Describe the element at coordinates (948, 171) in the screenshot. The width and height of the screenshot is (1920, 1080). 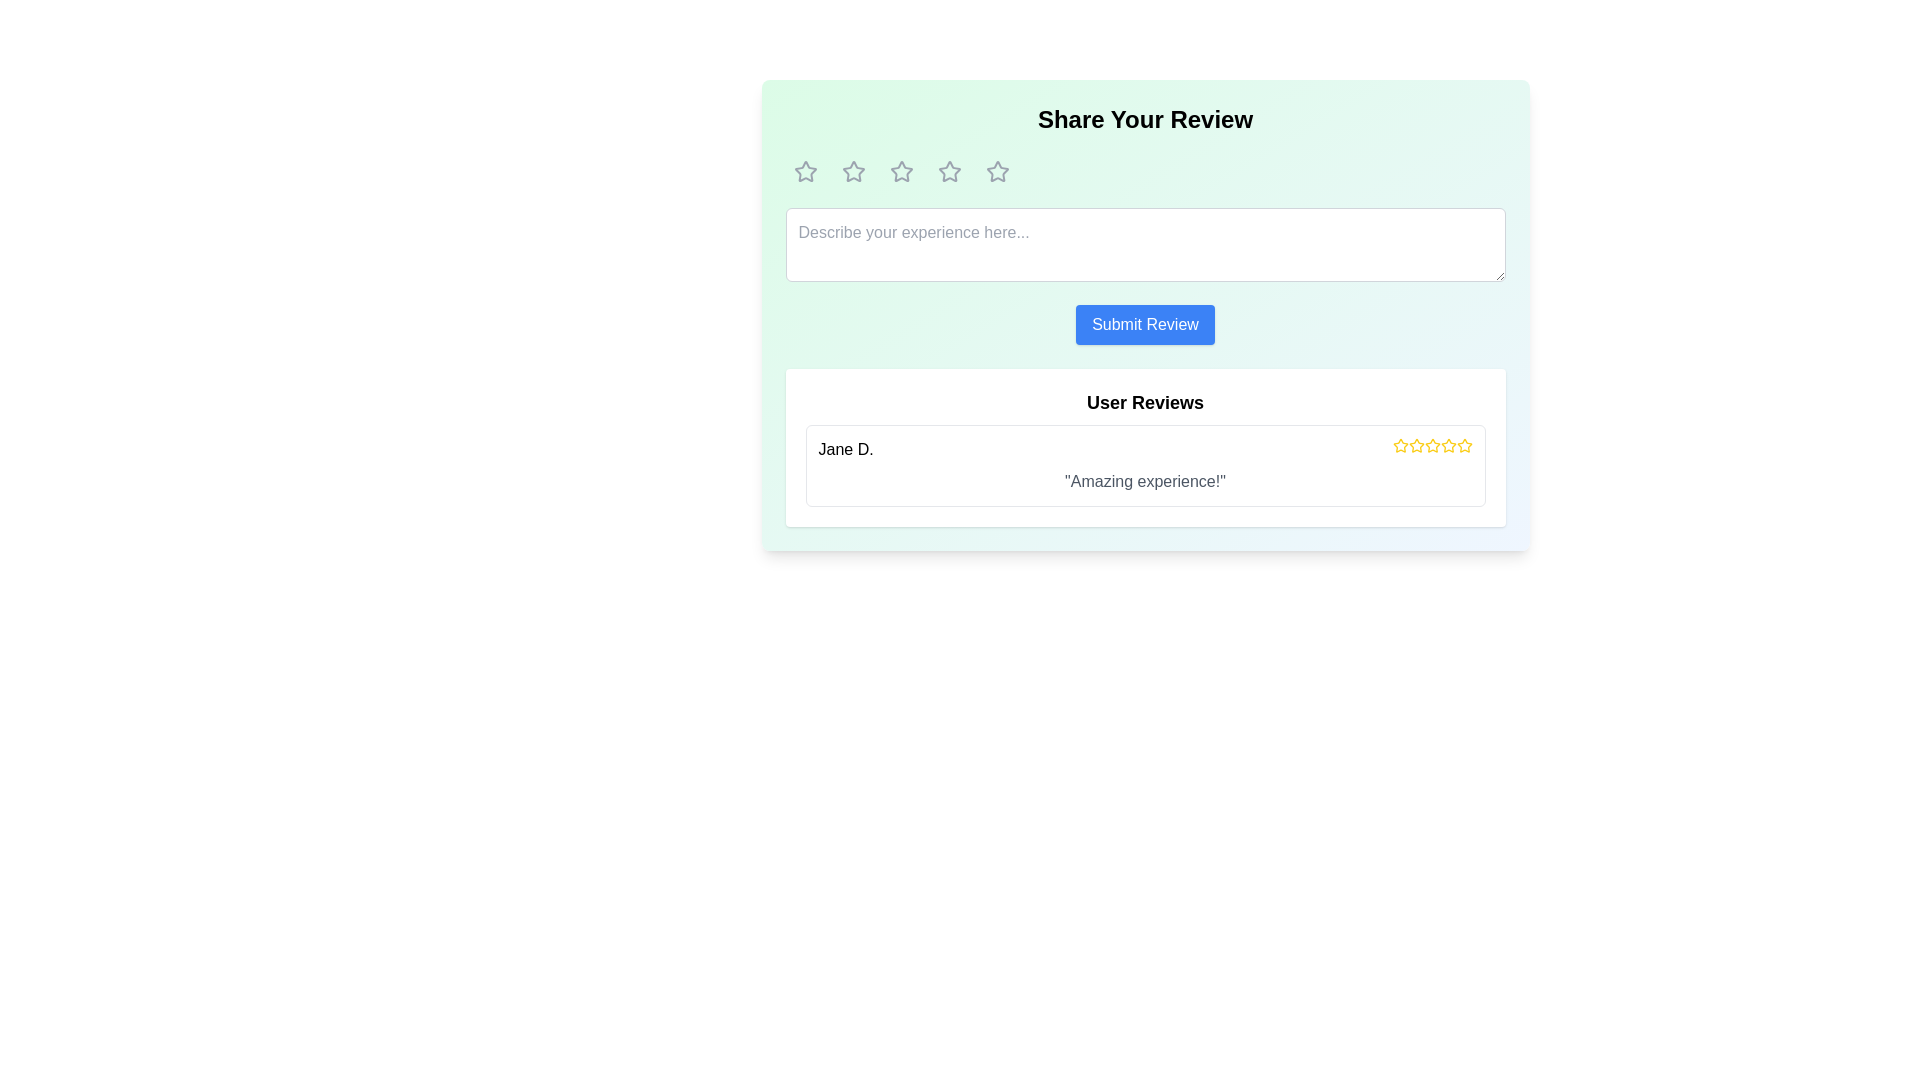
I see `the visual change of the fourth star-shaped icon in the rating system, which is part of the 'Share Your Review' section, upon interaction` at that location.